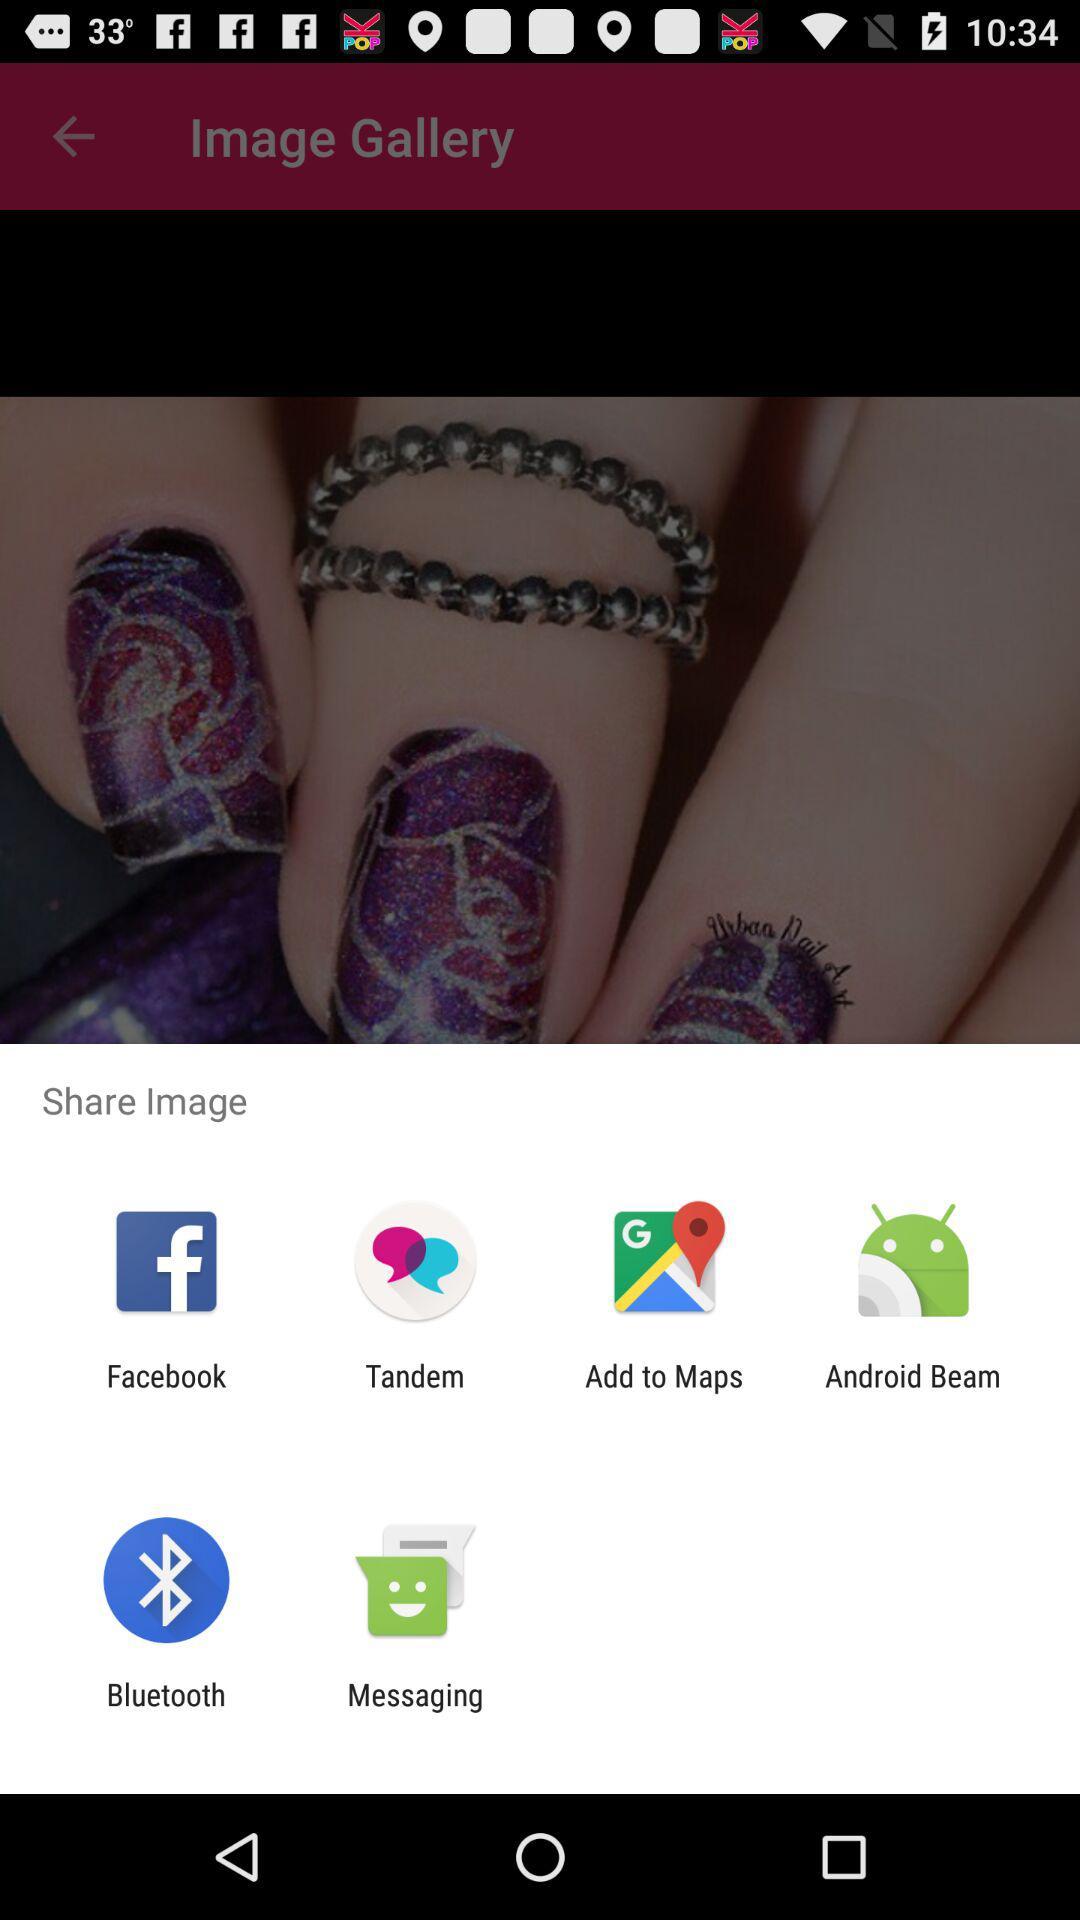 The image size is (1080, 1920). What do you see at coordinates (664, 1392) in the screenshot?
I see `the app next to the tandem app` at bounding box center [664, 1392].